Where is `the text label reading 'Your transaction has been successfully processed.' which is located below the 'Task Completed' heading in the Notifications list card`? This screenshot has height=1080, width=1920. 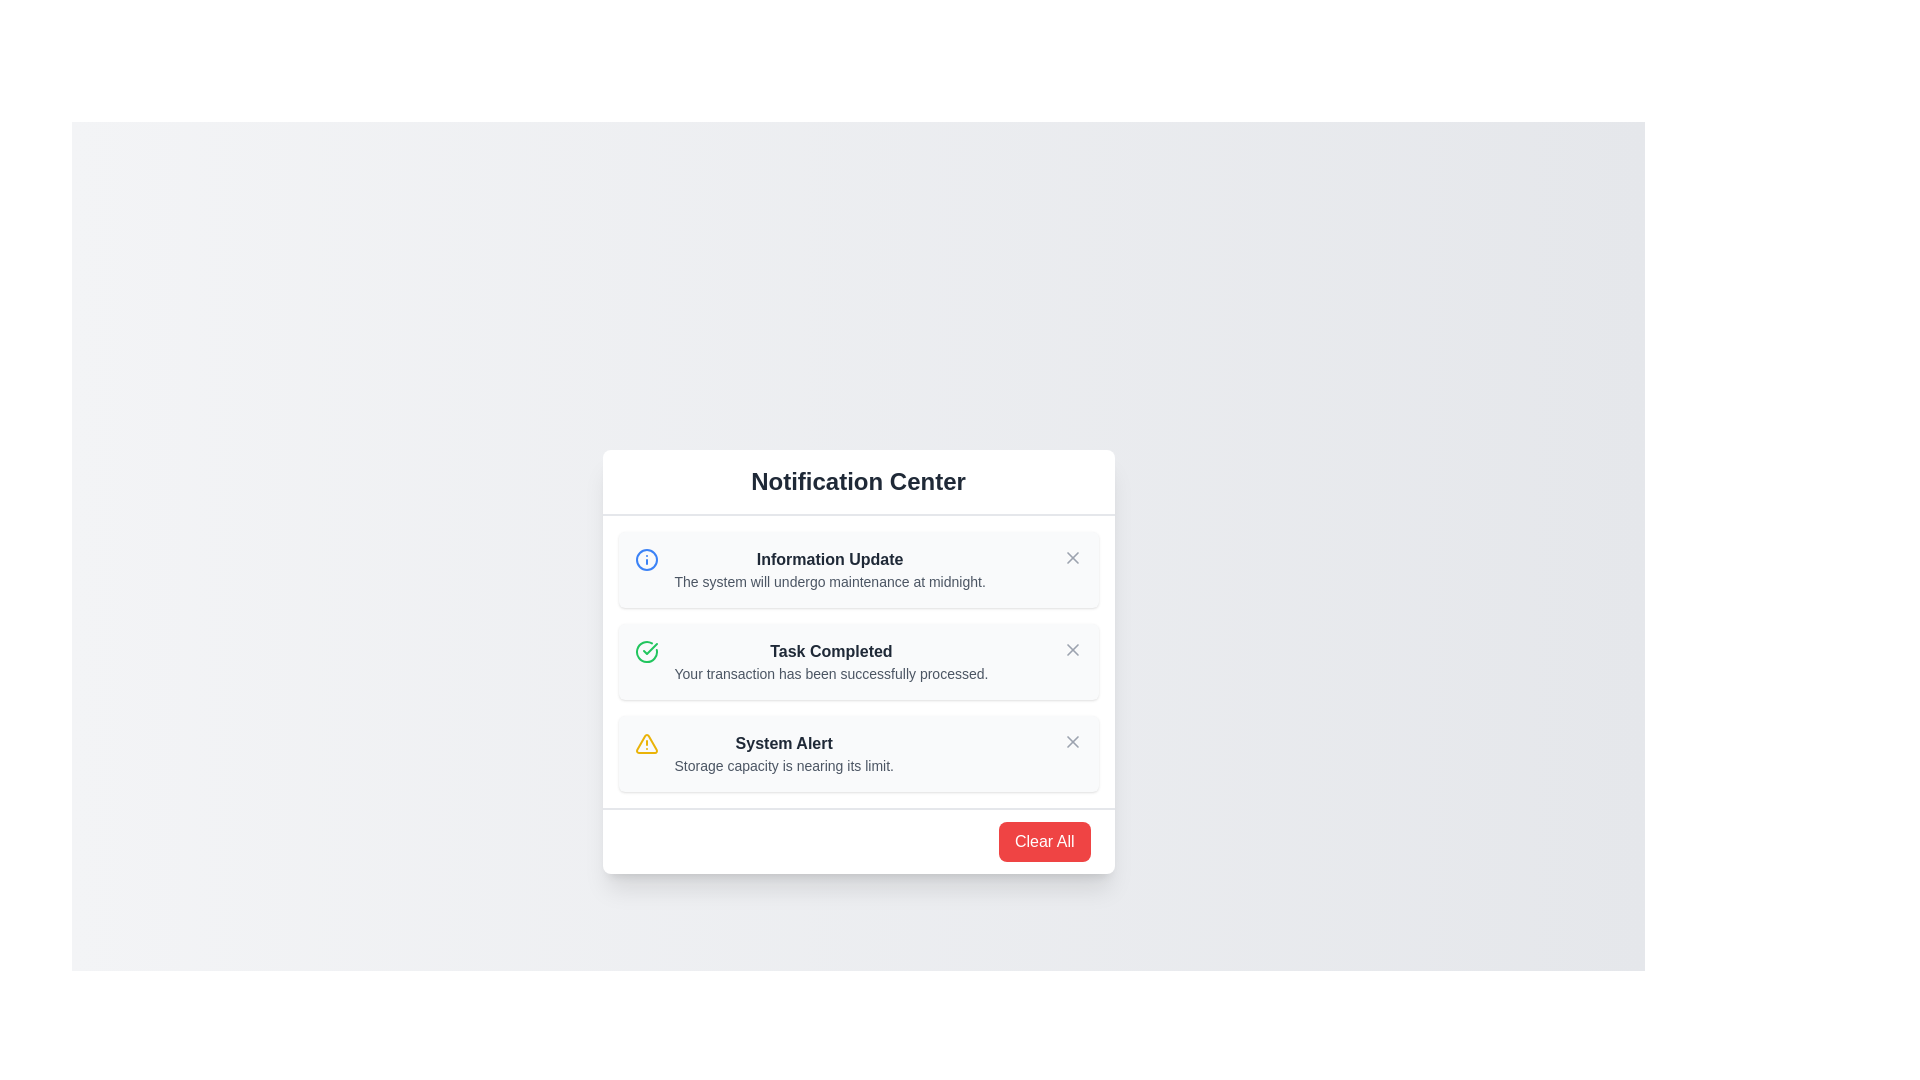
the text label reading 'Your transaction has been successfully processed.' which is located below the 'Task Completed' heading in the Notifications list card is located at coordinates (831, 674).